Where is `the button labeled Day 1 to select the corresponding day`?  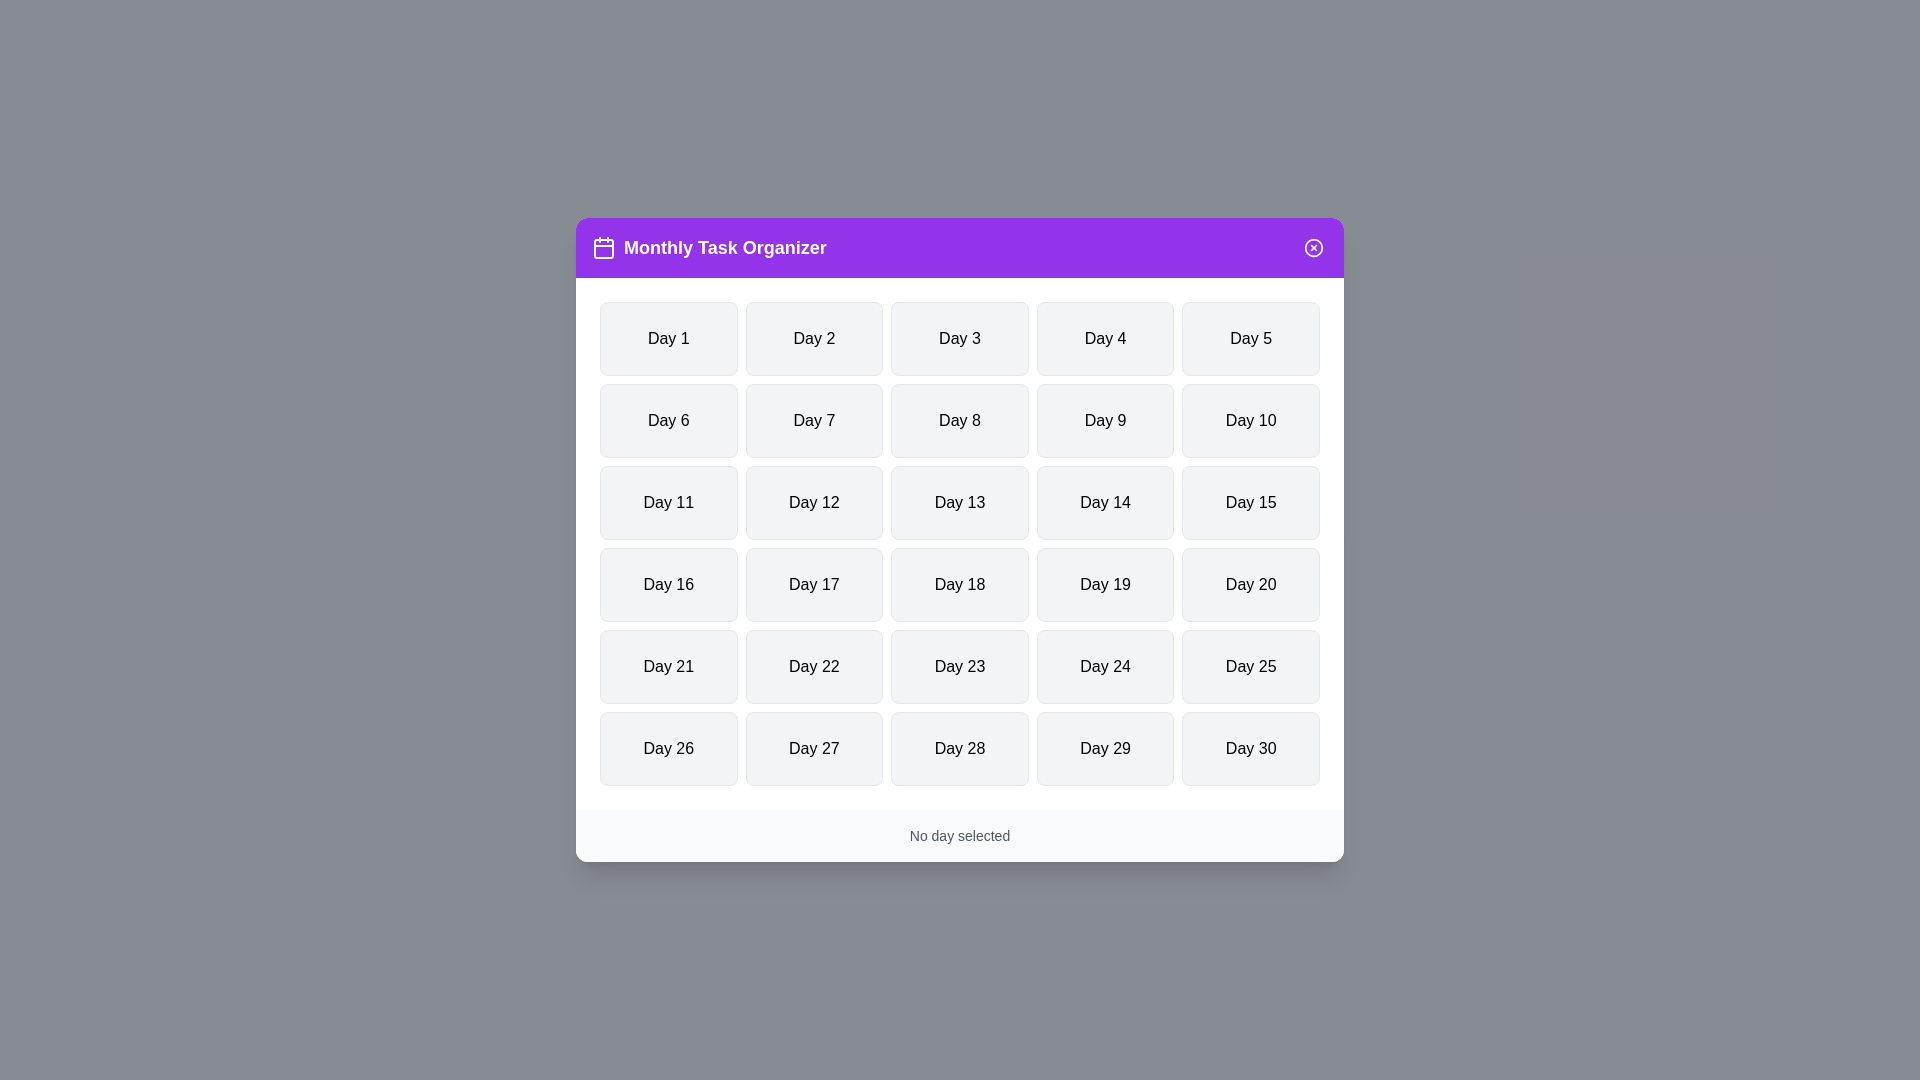 the button labeled Day 1 to select the corresponding day is located at coordinates (668, 338).